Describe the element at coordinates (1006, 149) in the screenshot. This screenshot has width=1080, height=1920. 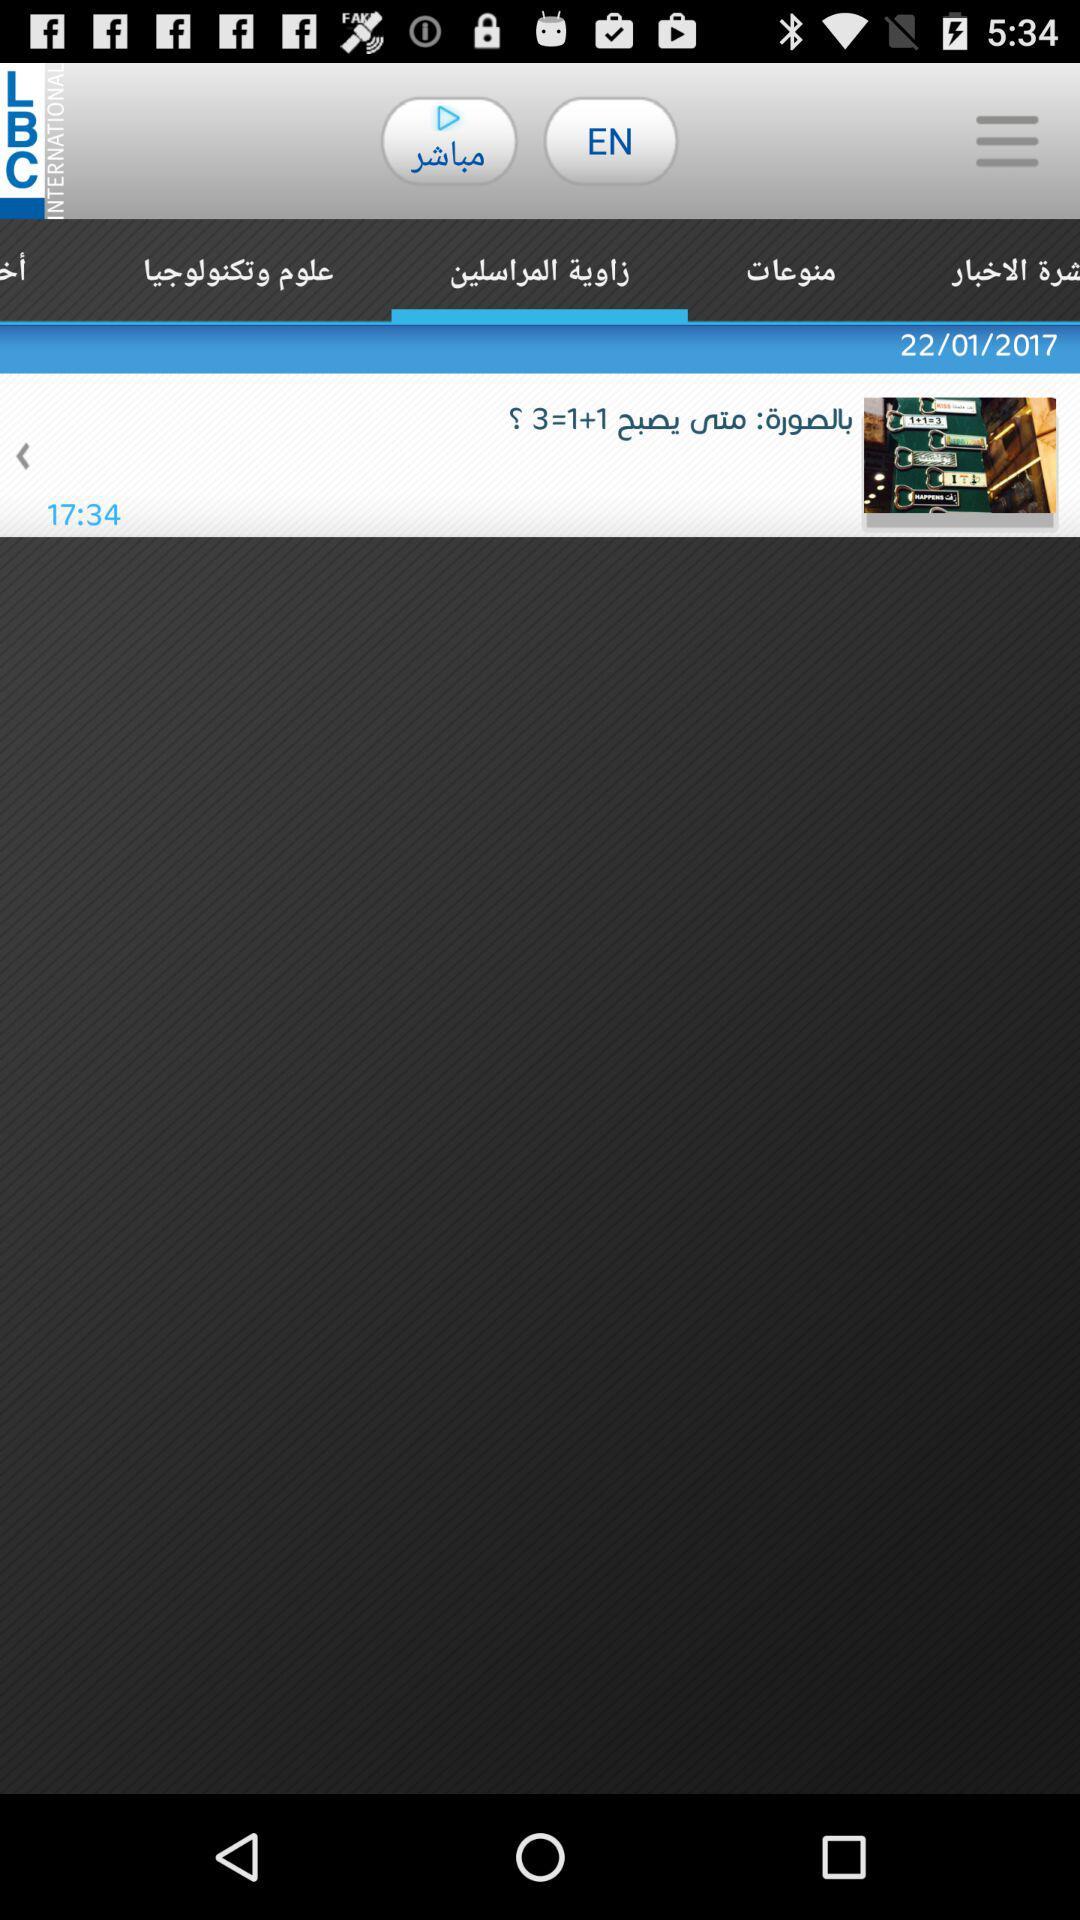
I see `the menu icon` at that location.